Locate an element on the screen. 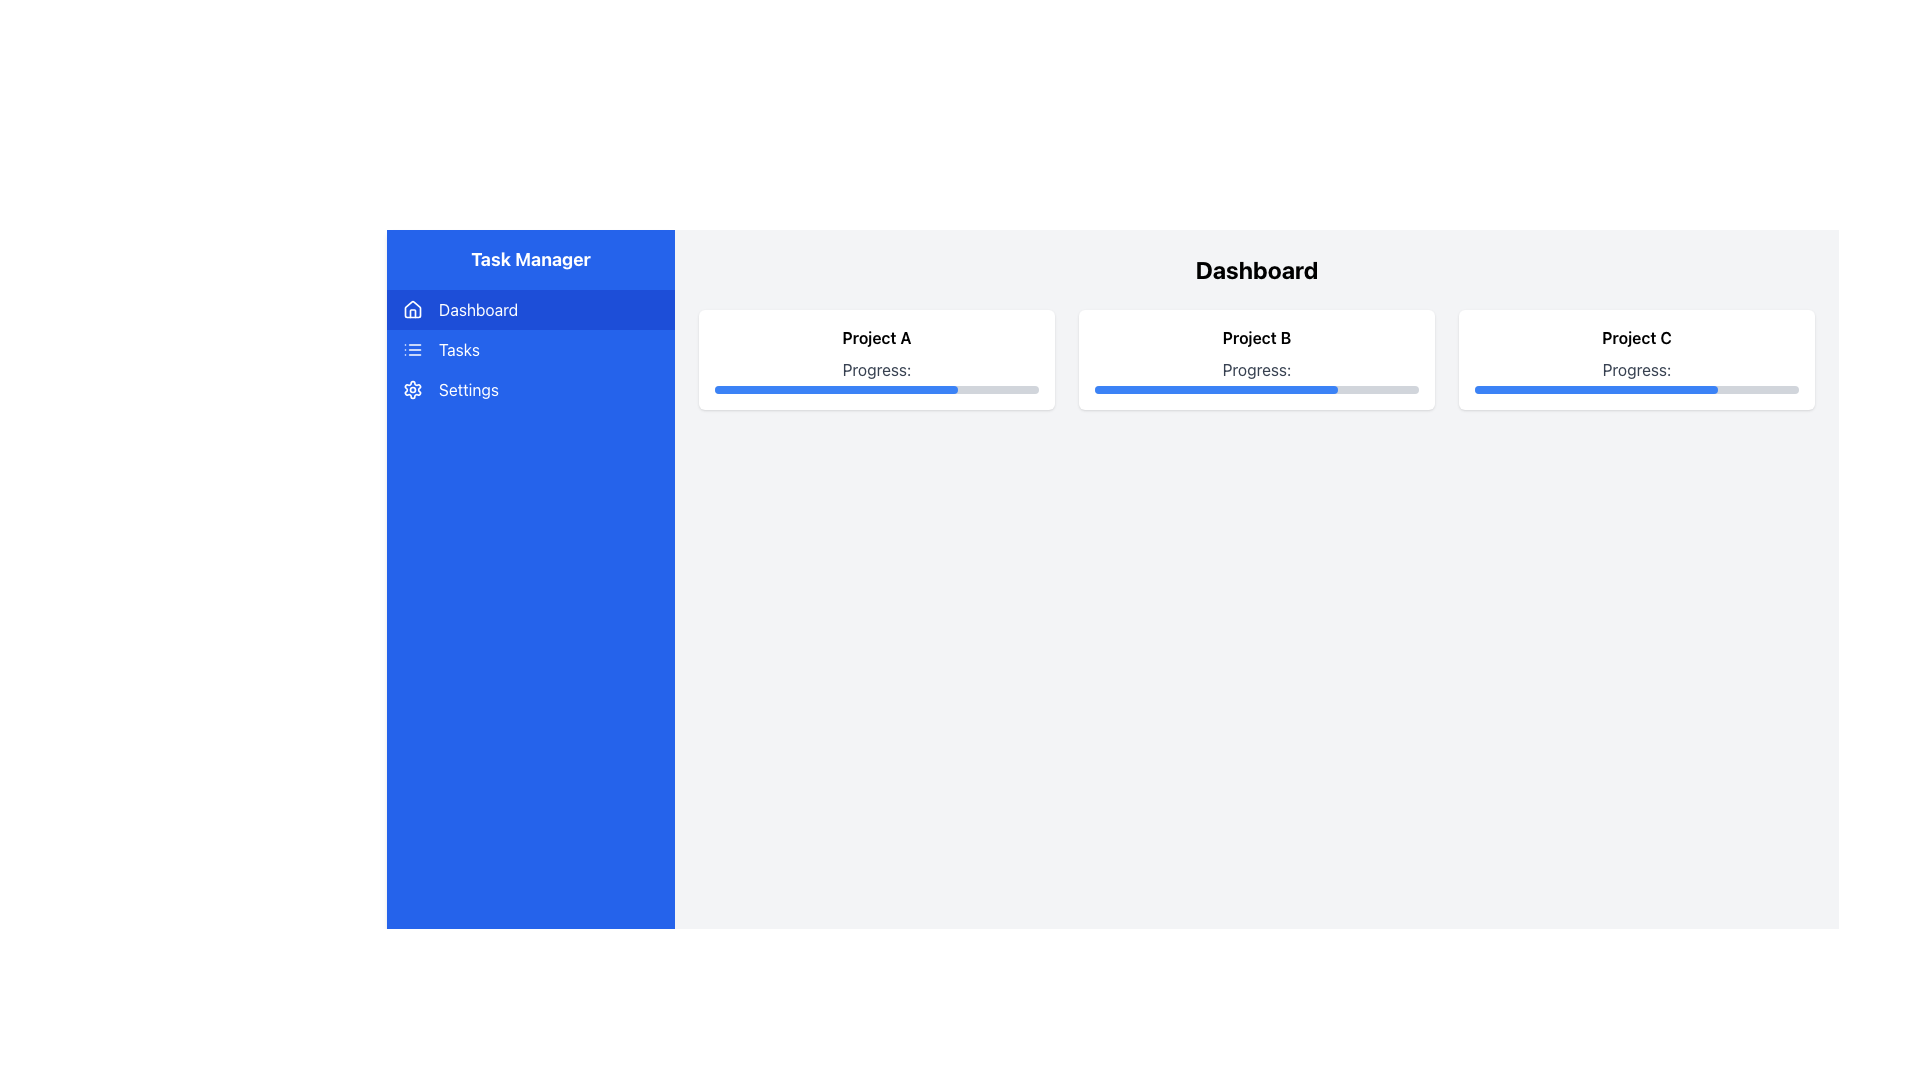 The image size is (1920, 1080). the 'Settings' icon located is located at coordinates (411, 389).